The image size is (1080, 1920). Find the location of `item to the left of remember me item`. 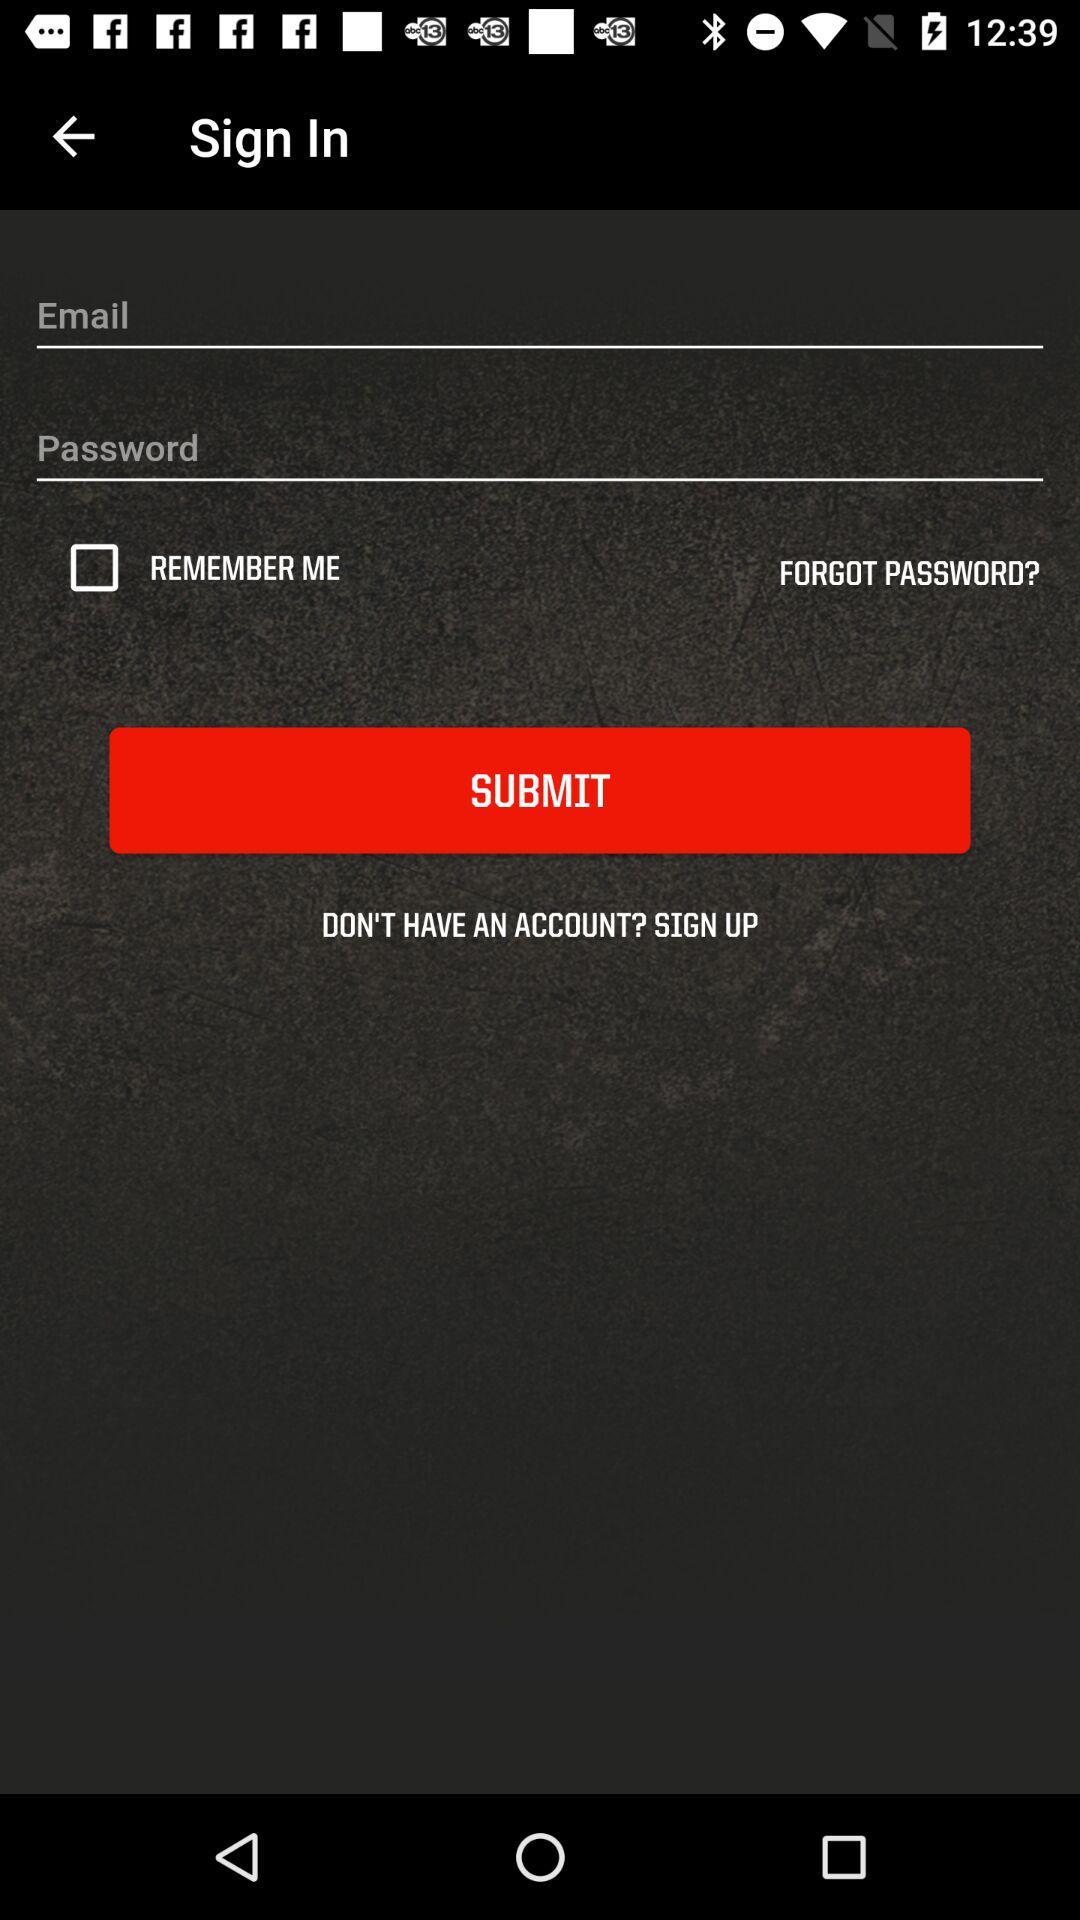

item to the left of remember me item is located at coordinates (101, 566).